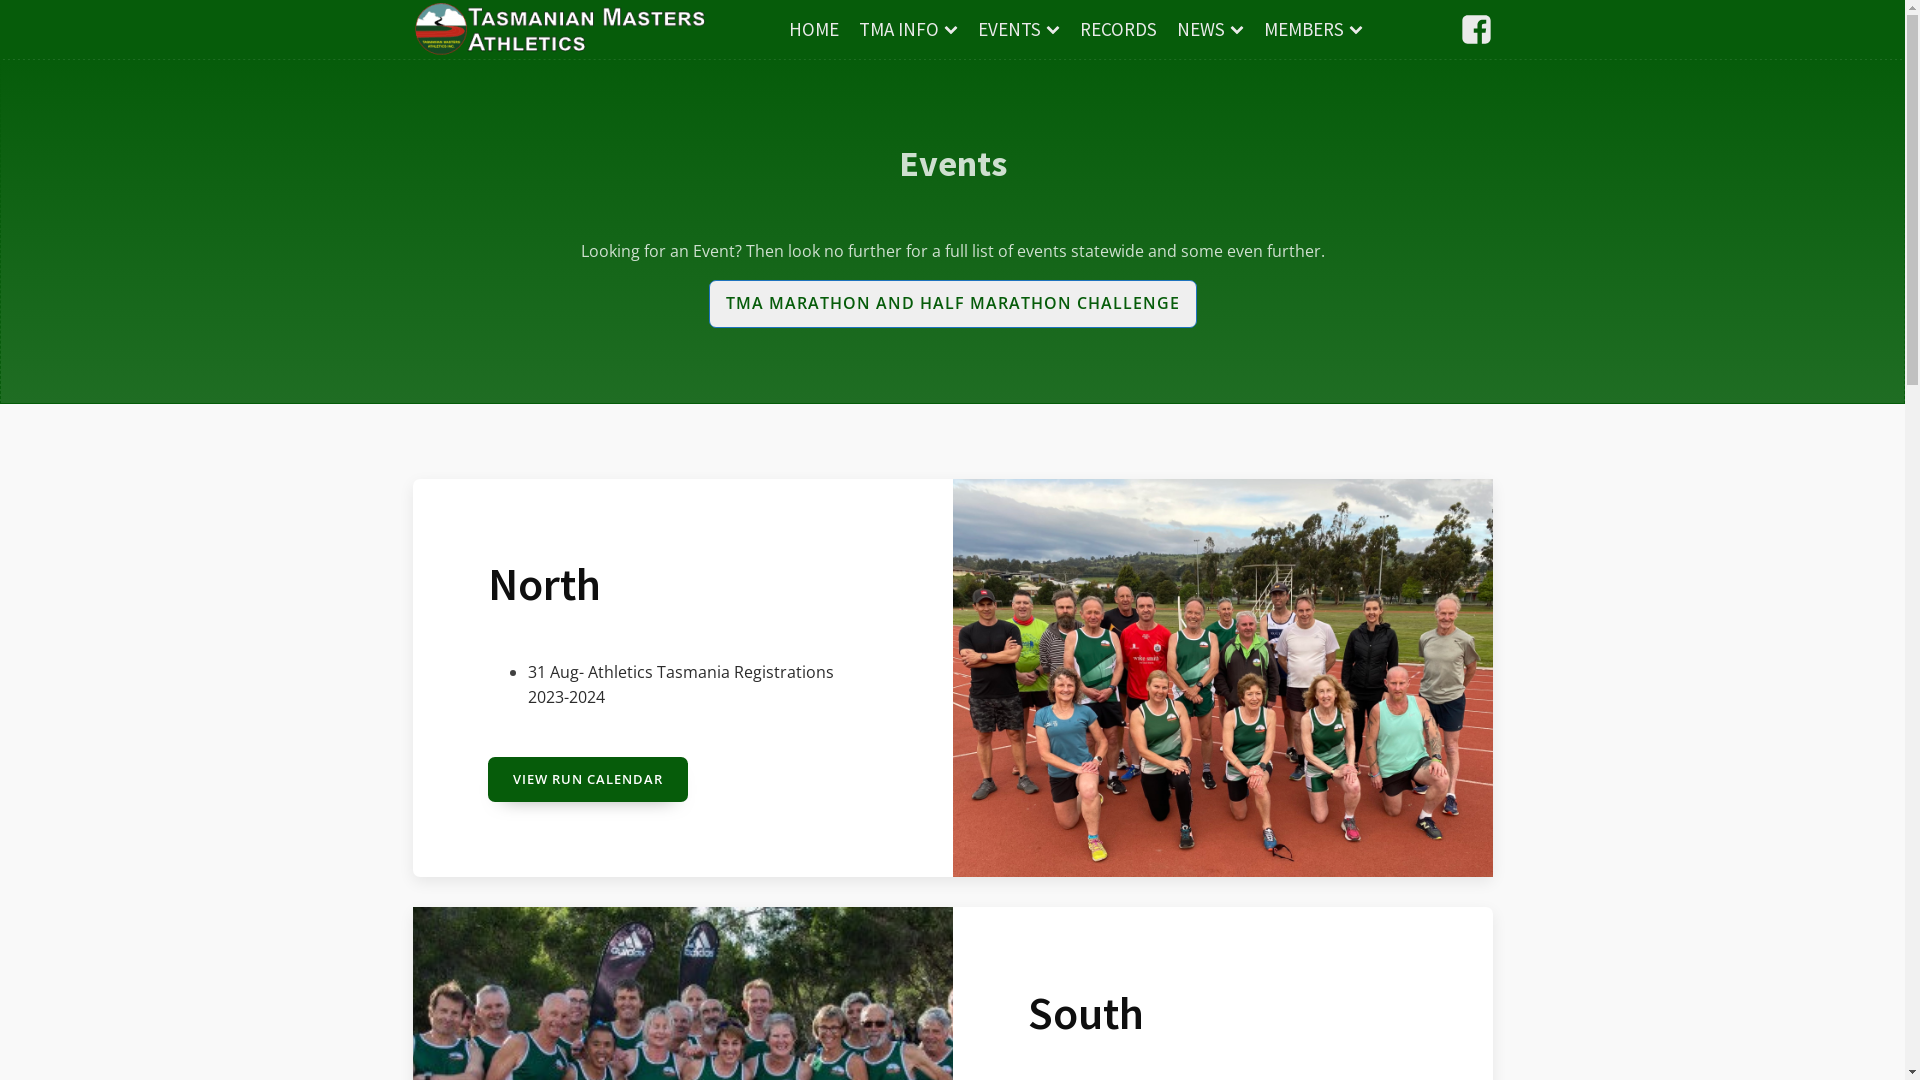  I want to click on 'VIEW RUN CALENDAR', so click(587, 778).